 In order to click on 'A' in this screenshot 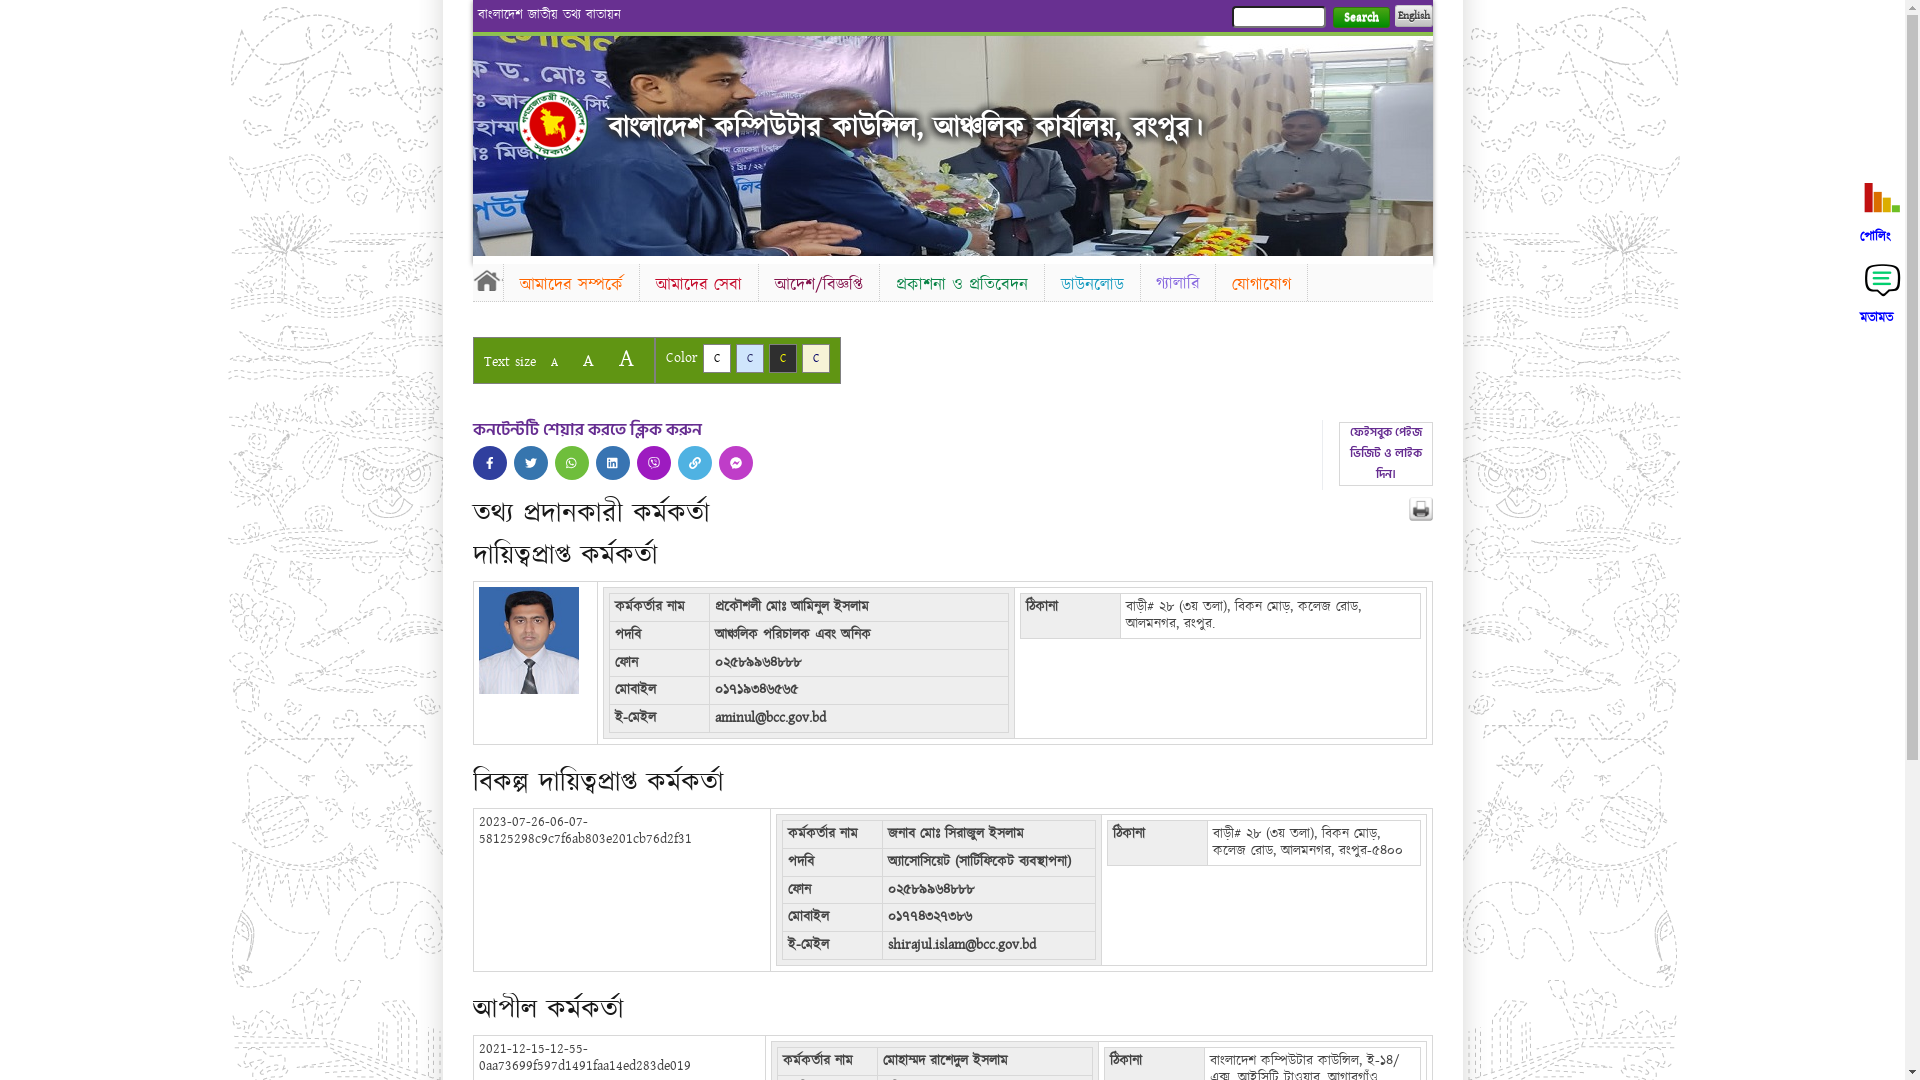, I will do `click(624, 357)`.